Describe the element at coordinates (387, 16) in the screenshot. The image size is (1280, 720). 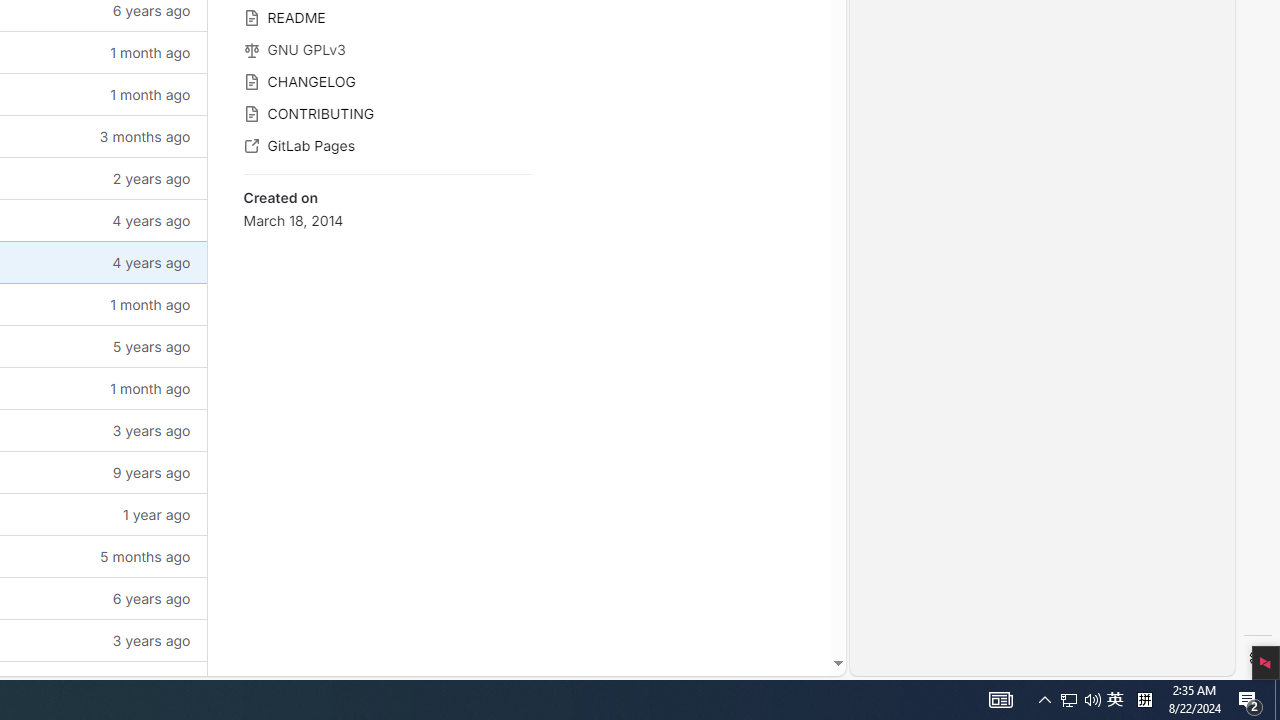
I see `'README'` at that location.